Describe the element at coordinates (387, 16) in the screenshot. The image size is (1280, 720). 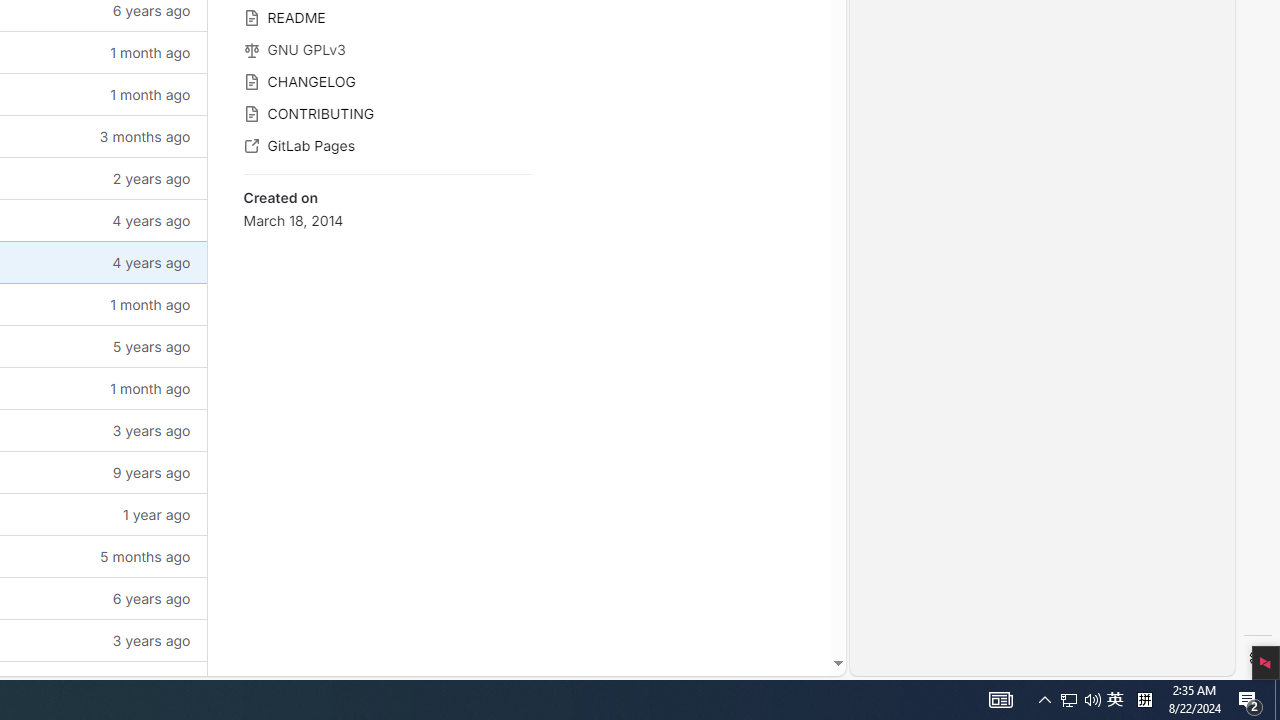
I see `'README'` at that location.